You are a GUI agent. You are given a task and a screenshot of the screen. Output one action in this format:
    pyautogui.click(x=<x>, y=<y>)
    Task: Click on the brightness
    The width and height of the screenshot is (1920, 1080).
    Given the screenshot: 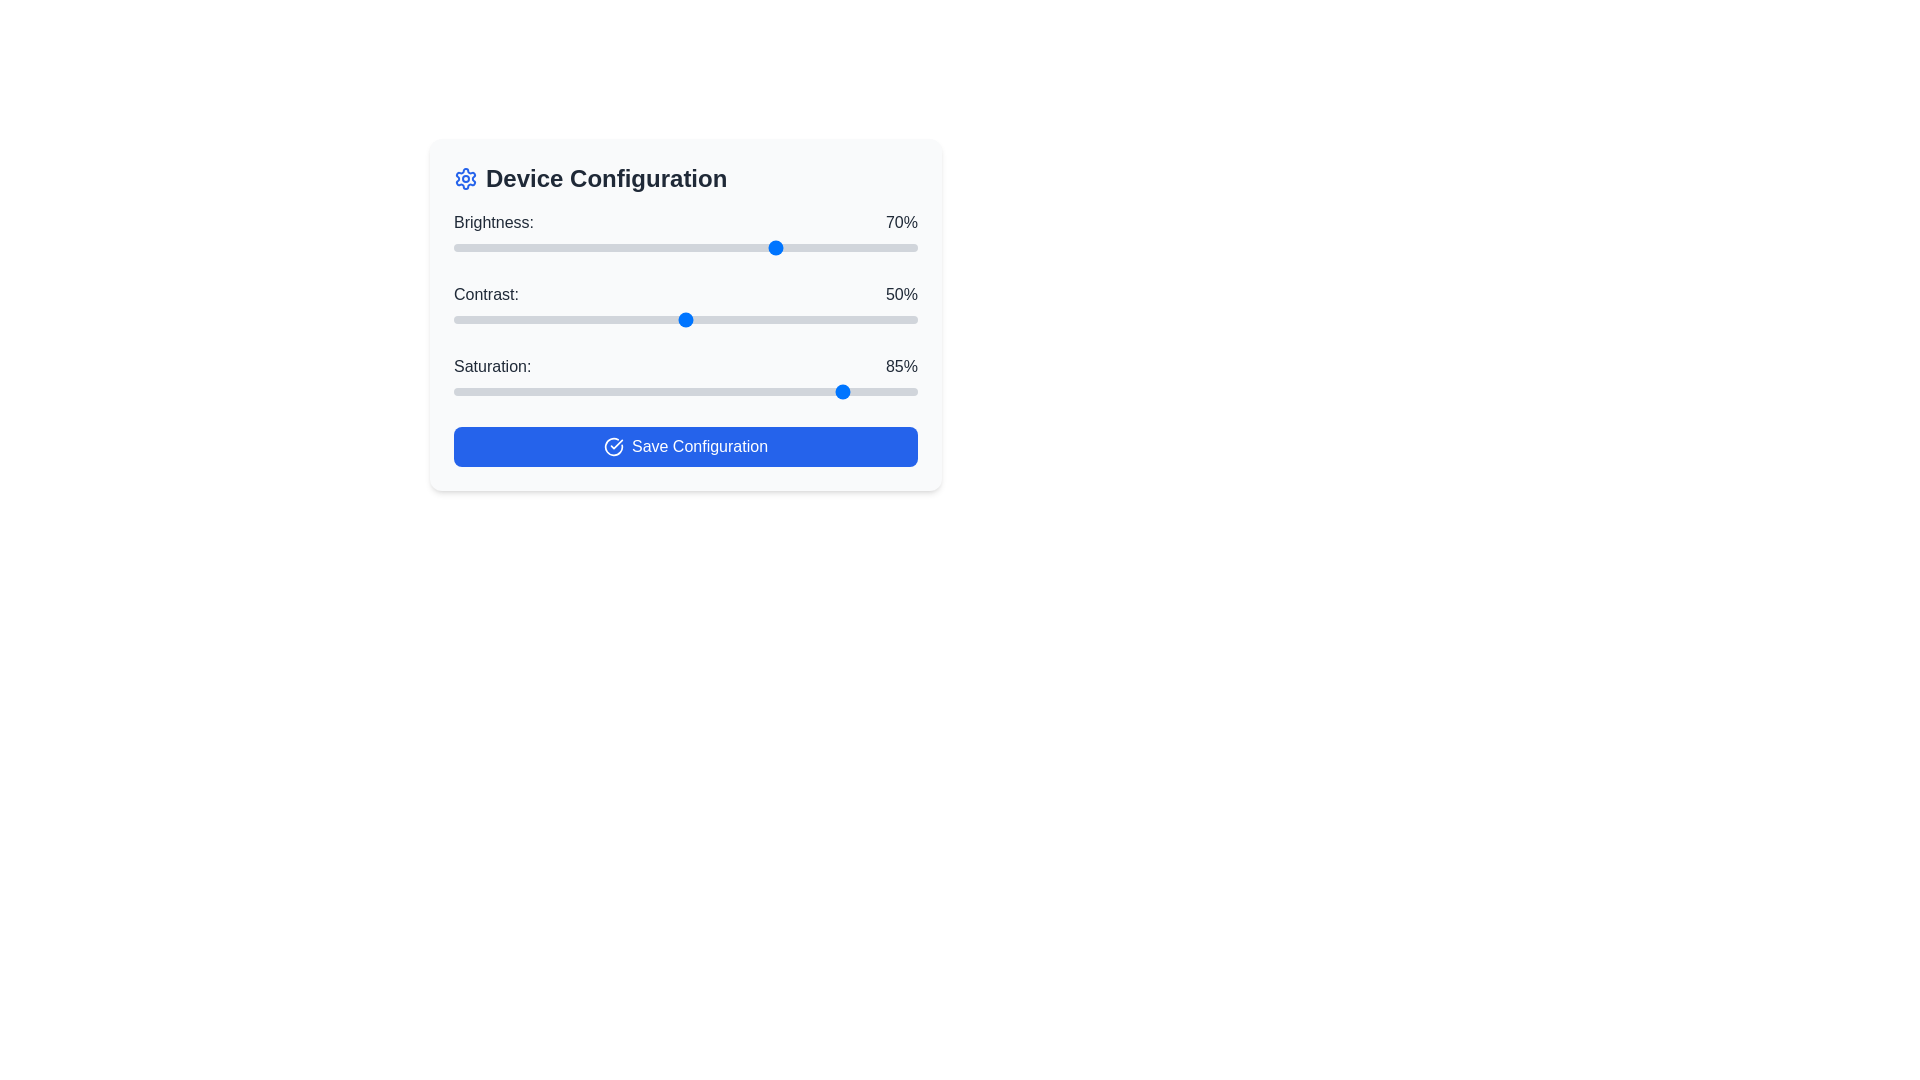 What is the action you would take?
    pyautogui.click(x=457, y=246)
    